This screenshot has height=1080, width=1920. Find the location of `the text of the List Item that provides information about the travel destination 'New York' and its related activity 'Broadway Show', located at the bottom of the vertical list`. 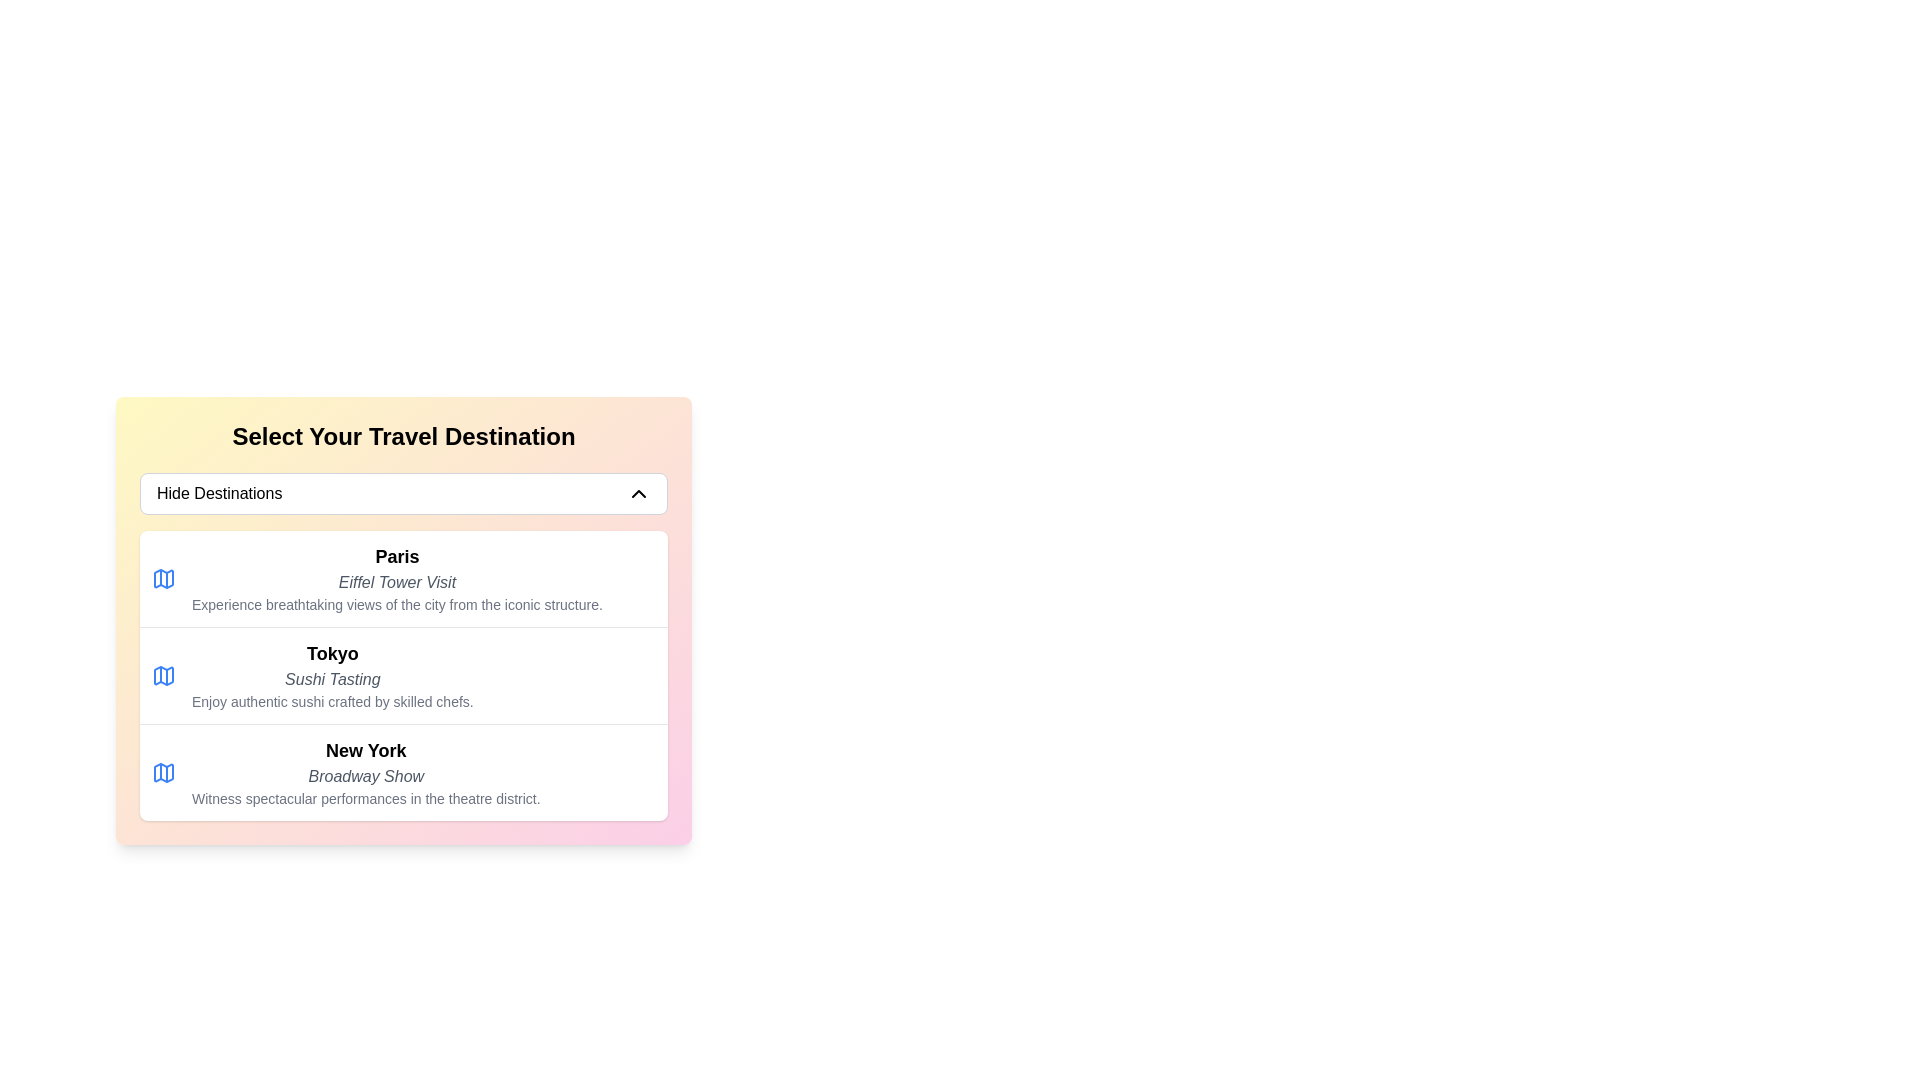

the text of the List Item that provides information about the travel destination 'New York' and its related activity 'Broadway Show', located at the bottom of the vertical list is located at coordinates (402, 770).